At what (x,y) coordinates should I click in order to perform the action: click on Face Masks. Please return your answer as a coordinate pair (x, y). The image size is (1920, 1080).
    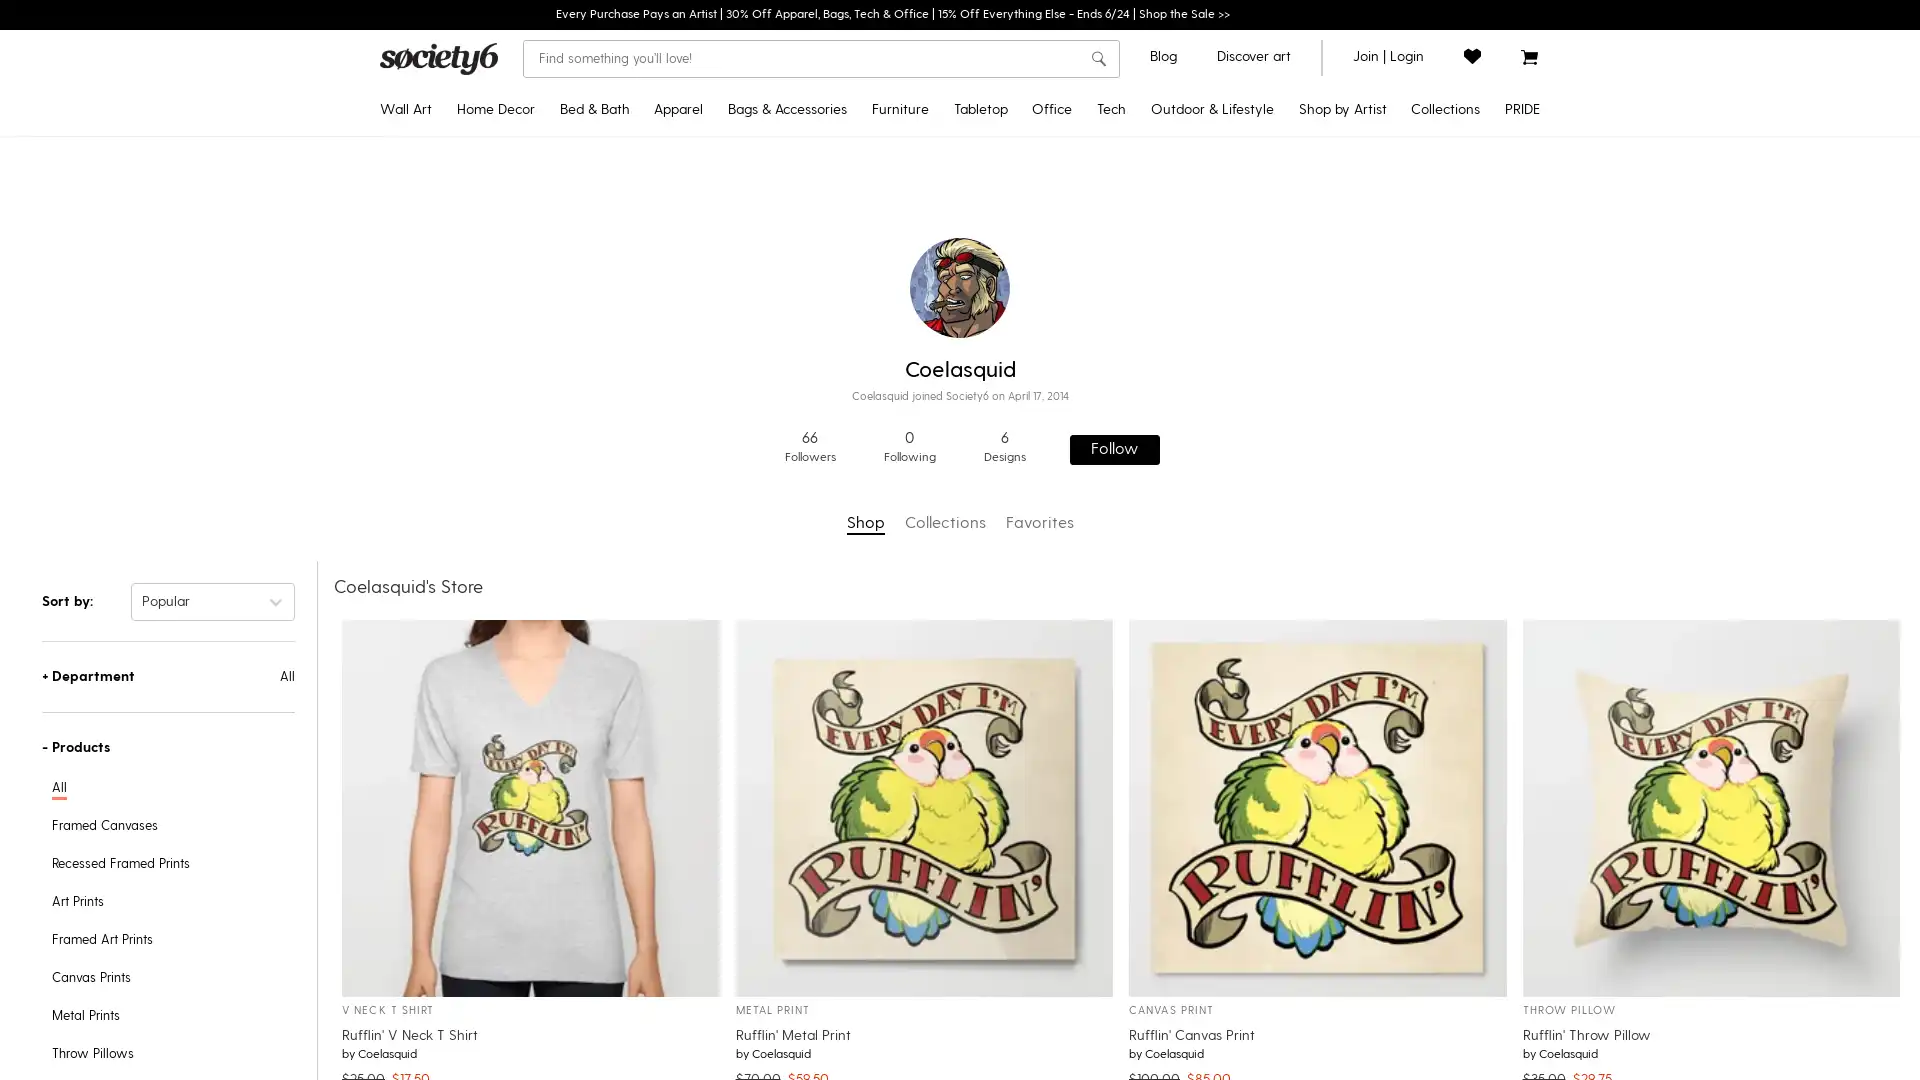
    Looking at the image, I should click on (801, 385).